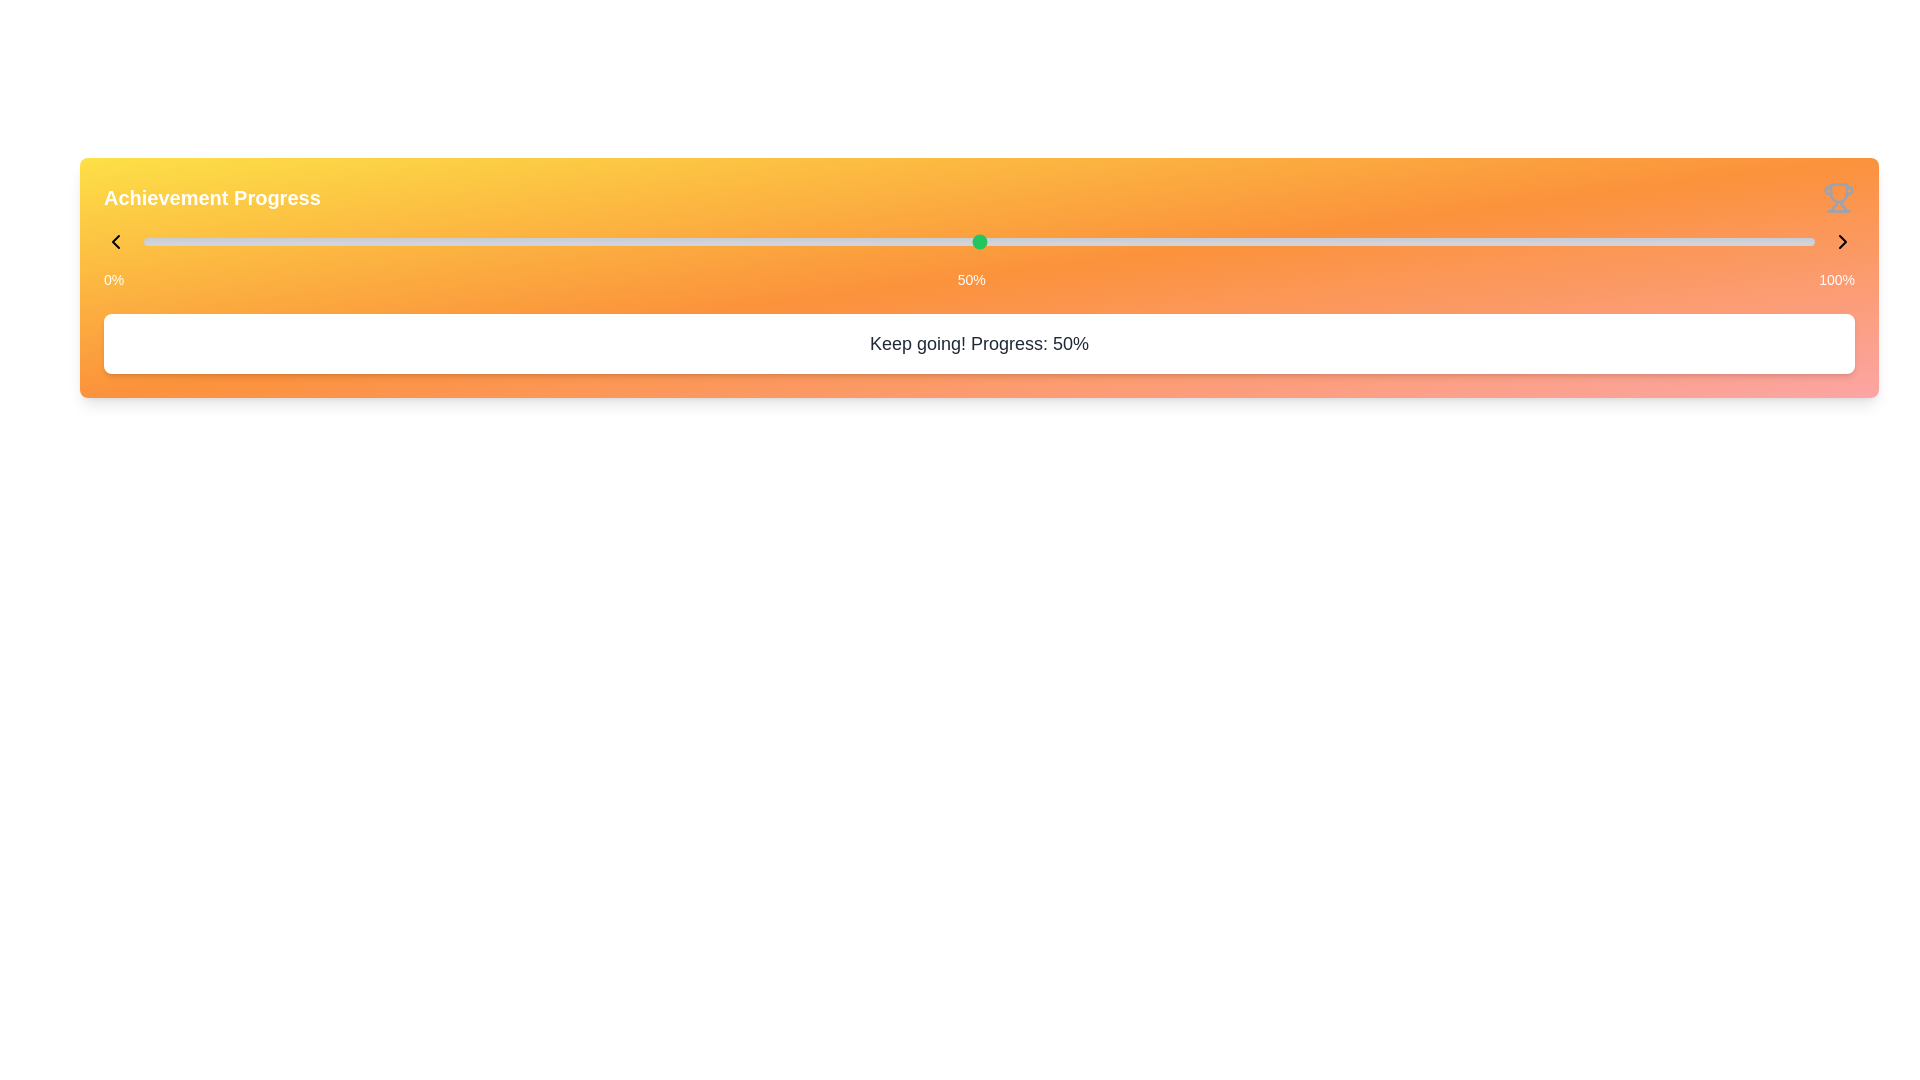 This screenshot has width=1920, height=1080. What do you see at coordinates (114, 241) in the screenshot?
I see `the navigational button located at the top-left corner of the progress bar interface, next to the text 'Achievement Progress'` at bounding box center [114, 241].